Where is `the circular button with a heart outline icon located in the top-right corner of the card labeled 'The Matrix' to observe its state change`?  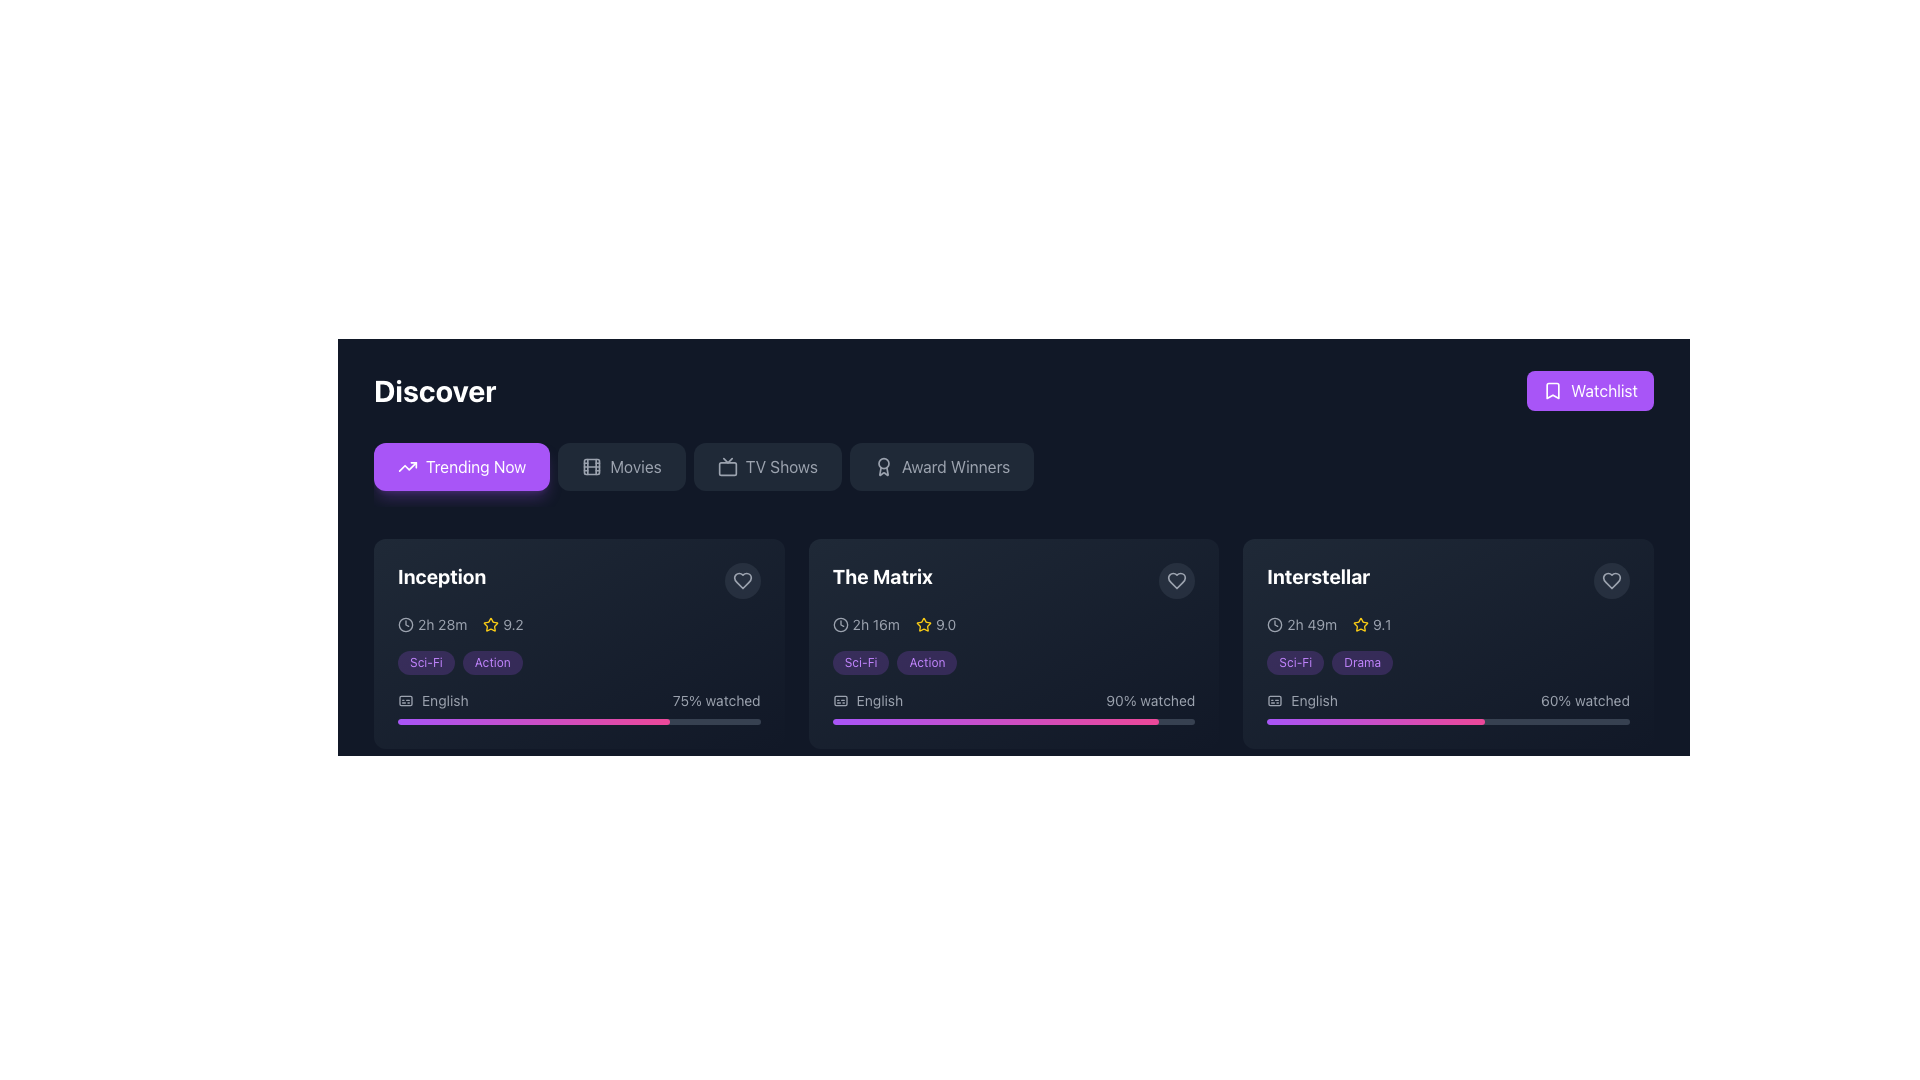
the circular button with a heart outline icon located in the top-right corner of the card labeled 'The Matrix' to observe its state change is located at coordinates (1177, 581).